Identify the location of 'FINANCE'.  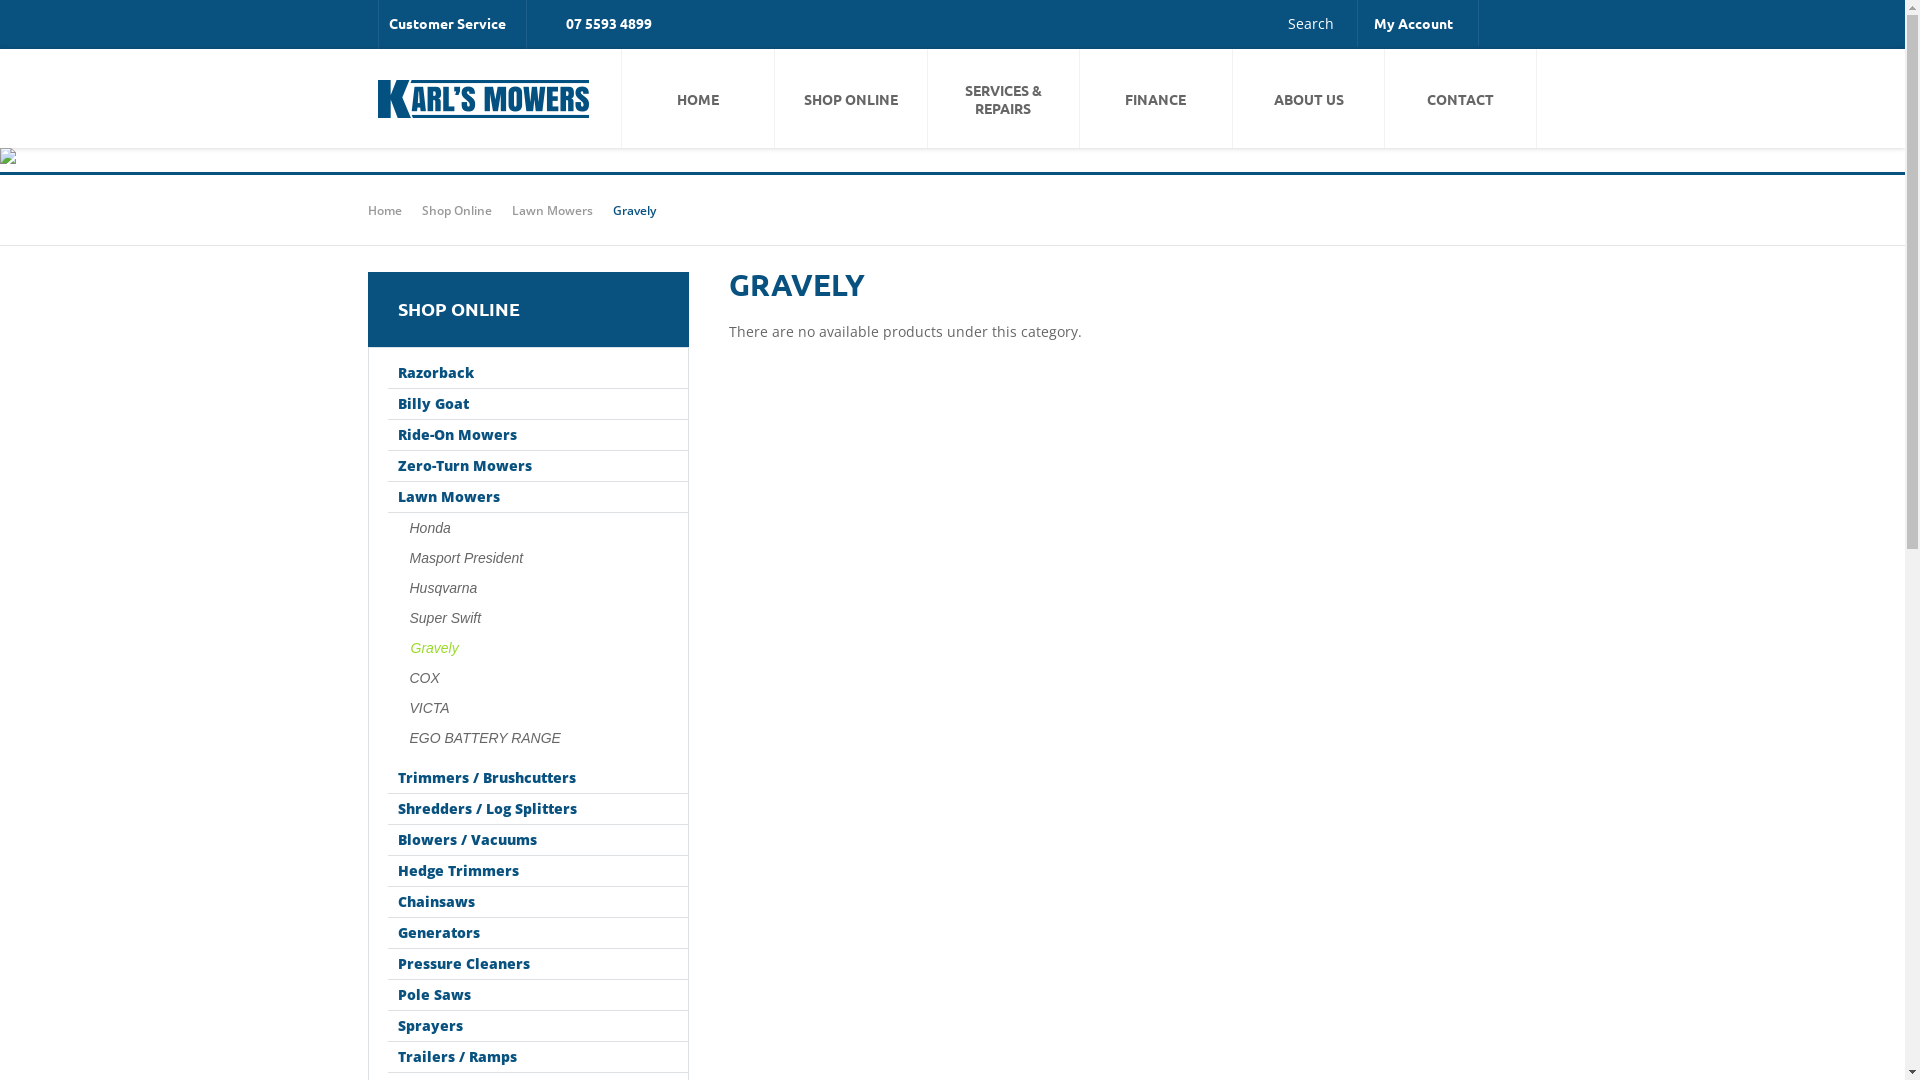
(1155, 98).